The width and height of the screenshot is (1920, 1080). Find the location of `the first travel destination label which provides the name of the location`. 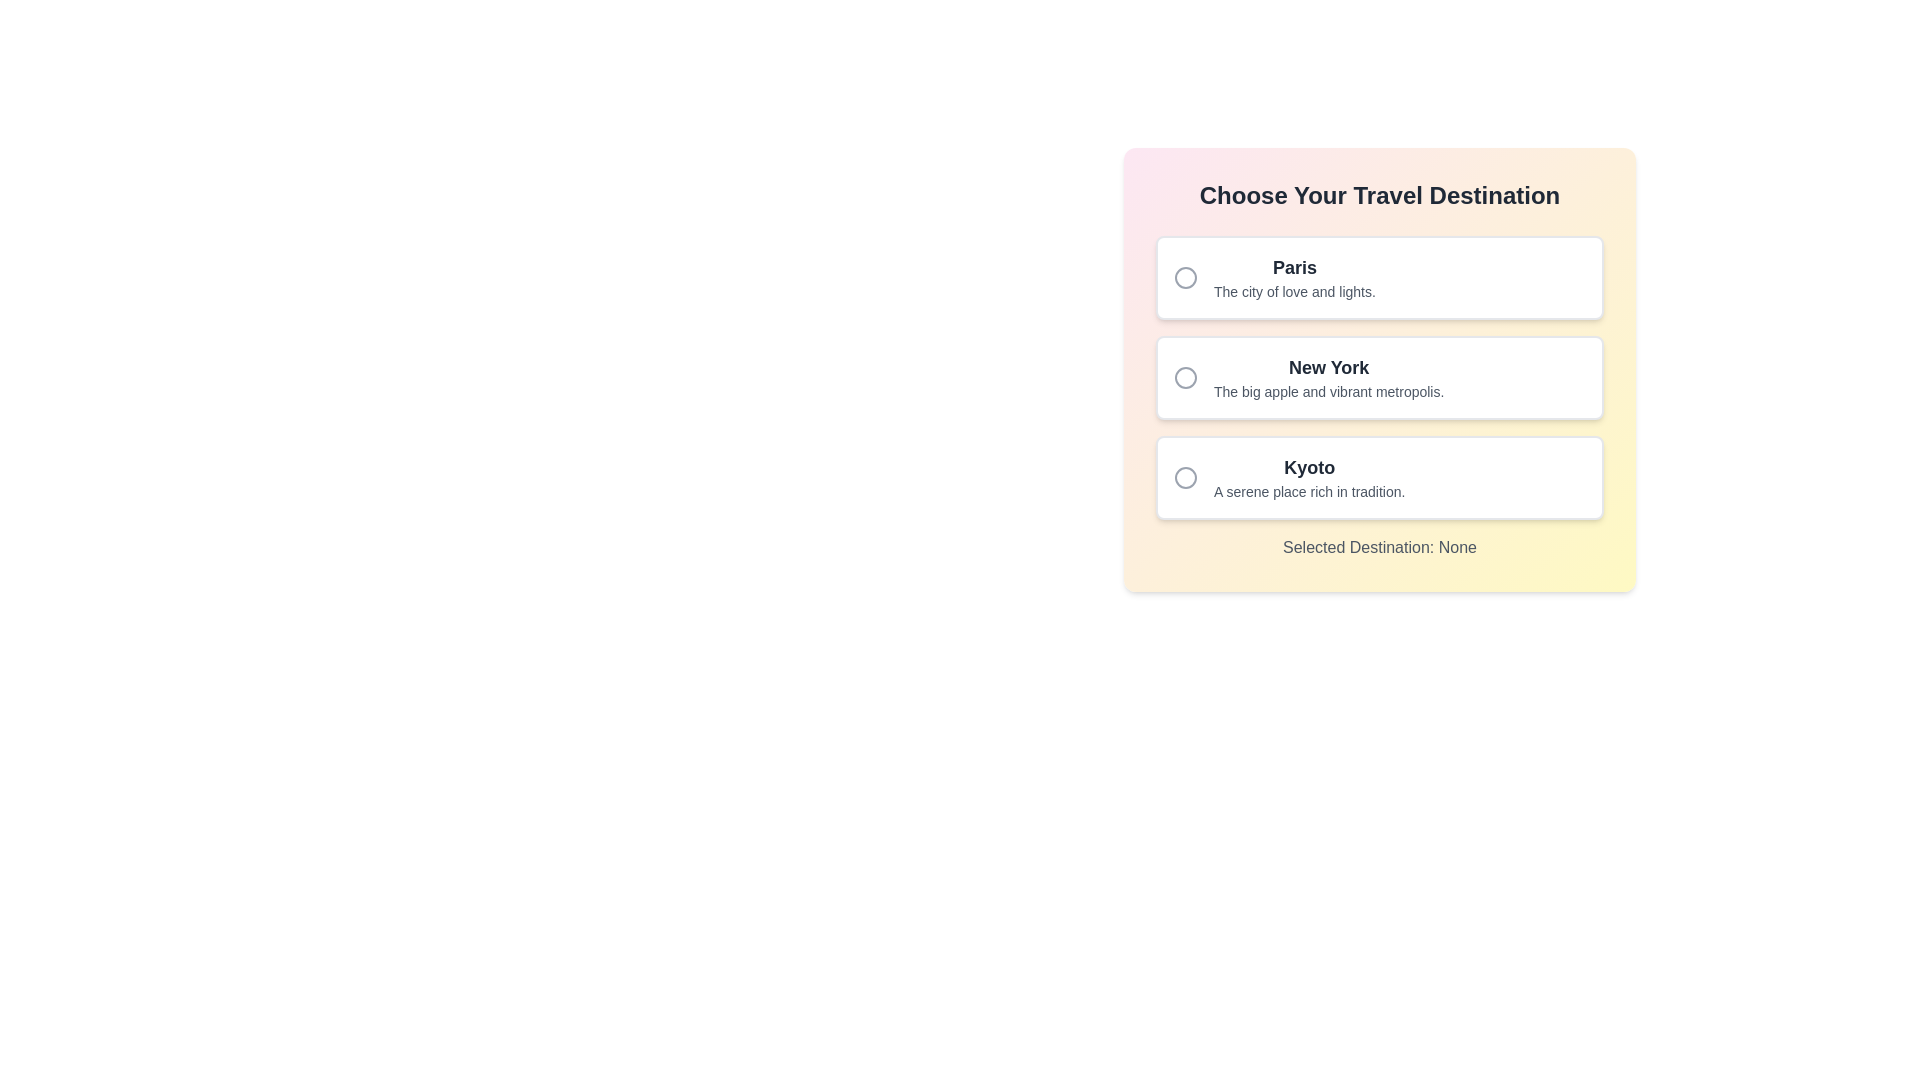

the first travel destination label which provides the name of the location is located at coordinates (1294, 266).